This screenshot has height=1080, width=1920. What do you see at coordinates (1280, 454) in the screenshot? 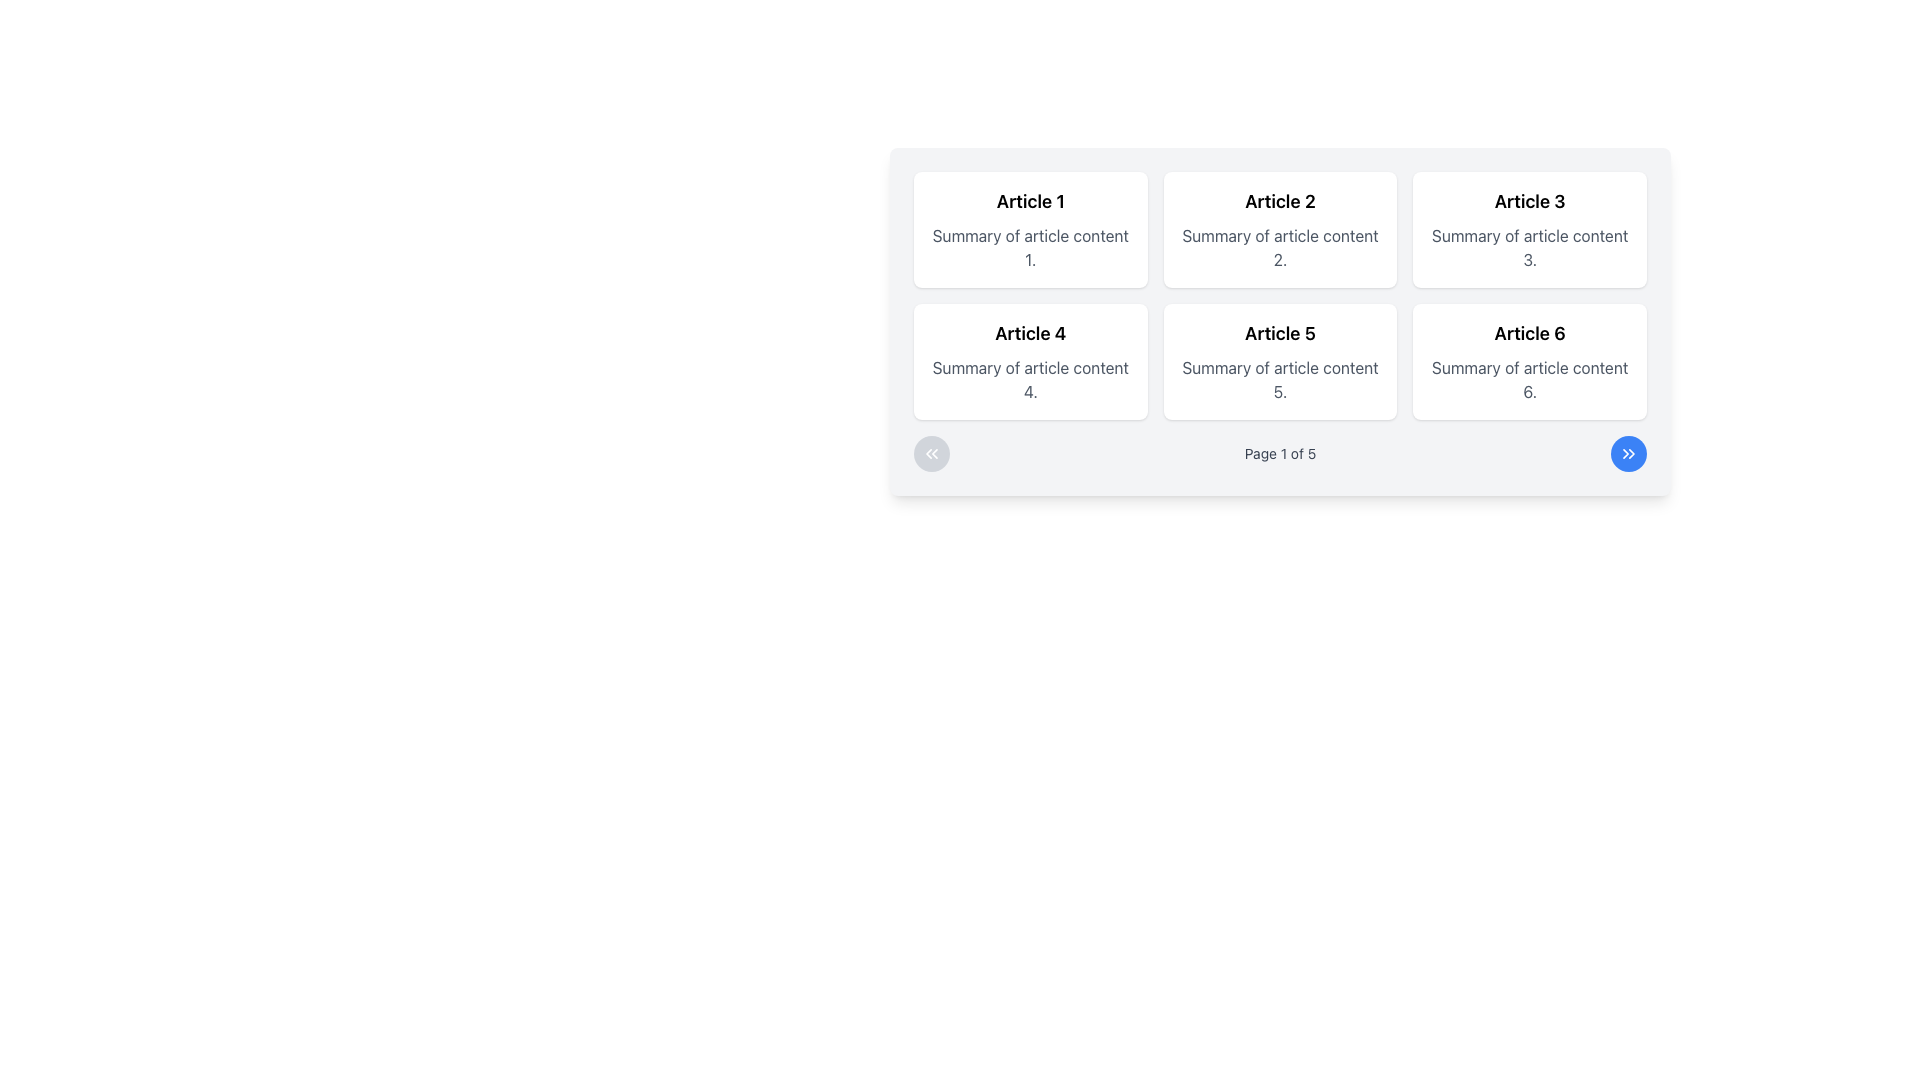
I see `the text label that indicates the current page number and total number of pages, which is centrally positioned between the navigation arrows in the pagination area` at bounding box center [1280, 454].